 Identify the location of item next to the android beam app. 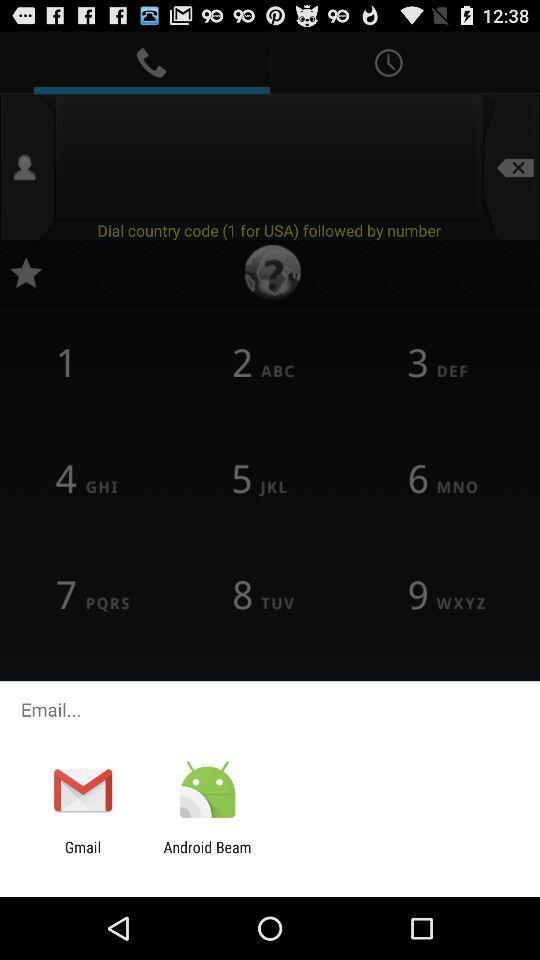
(82, 855).